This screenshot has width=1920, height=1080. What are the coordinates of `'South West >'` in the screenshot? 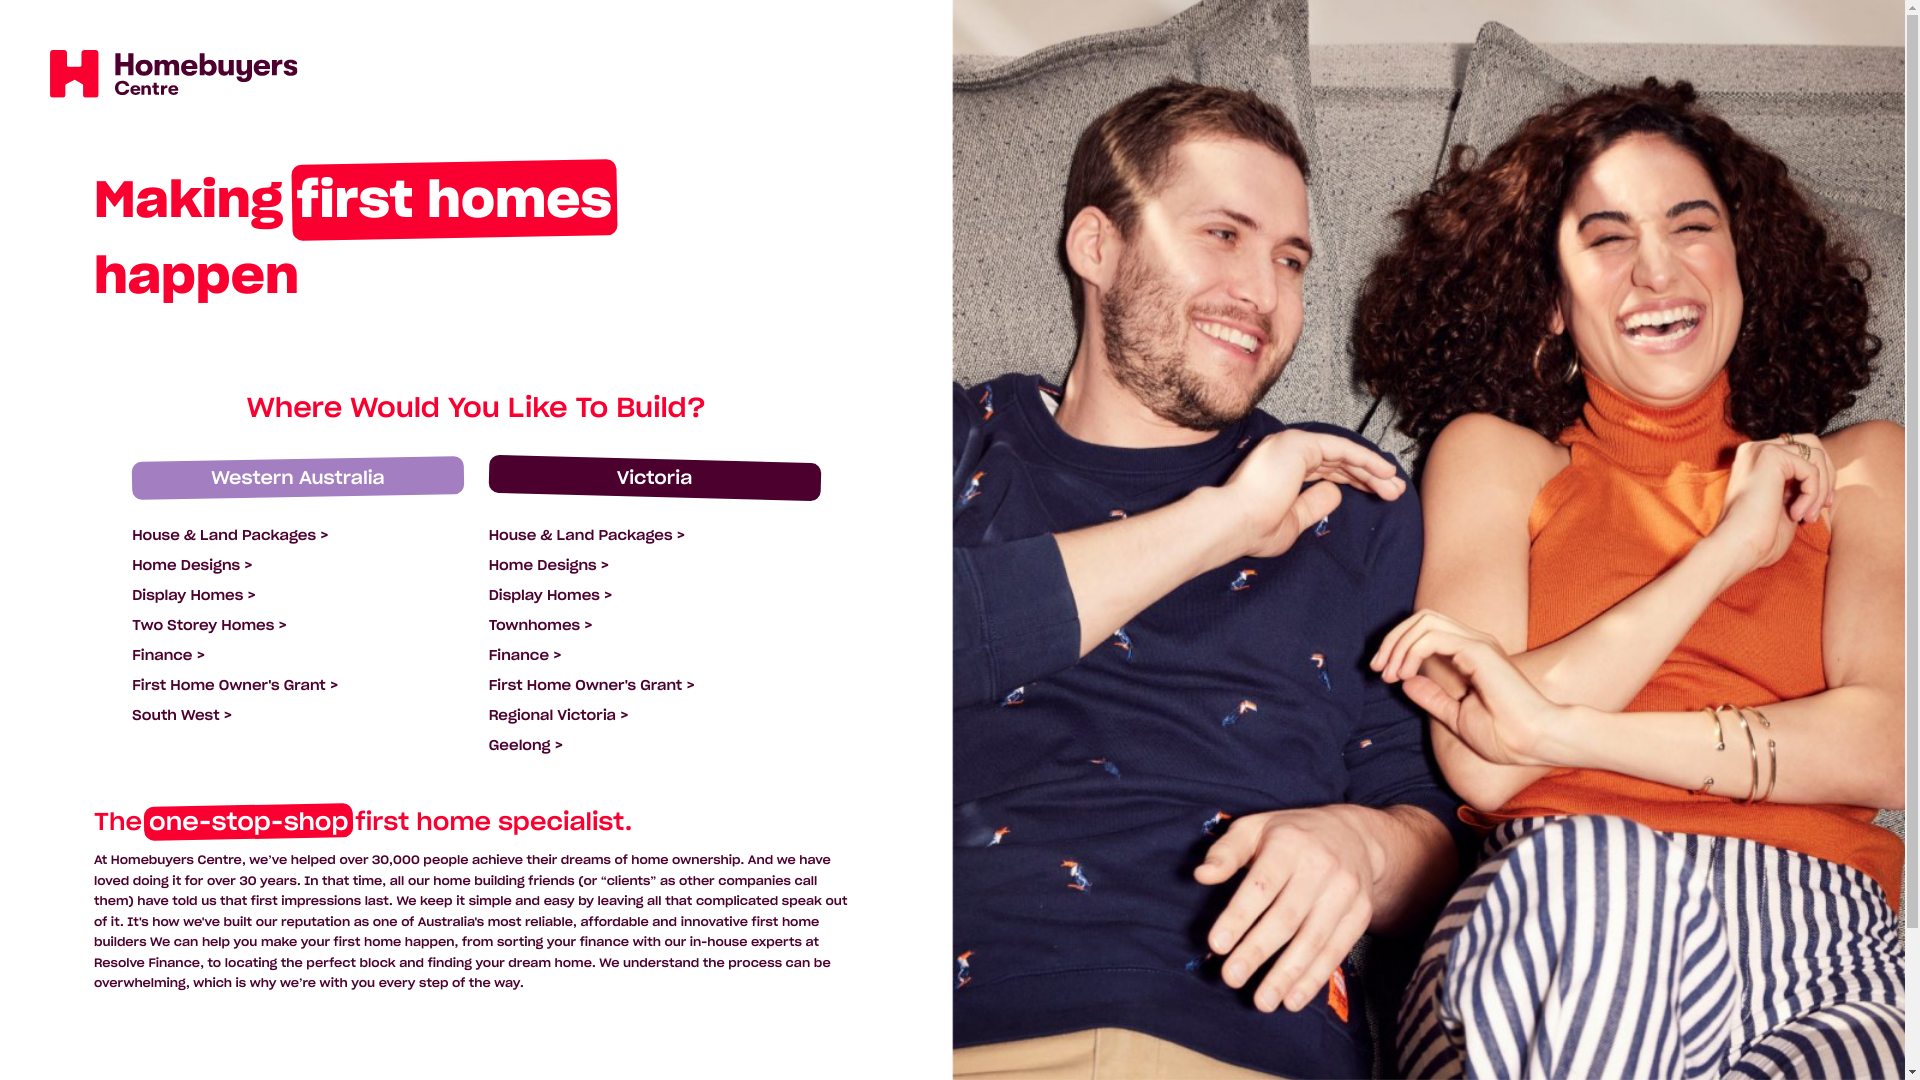 It's located at (182, 713).